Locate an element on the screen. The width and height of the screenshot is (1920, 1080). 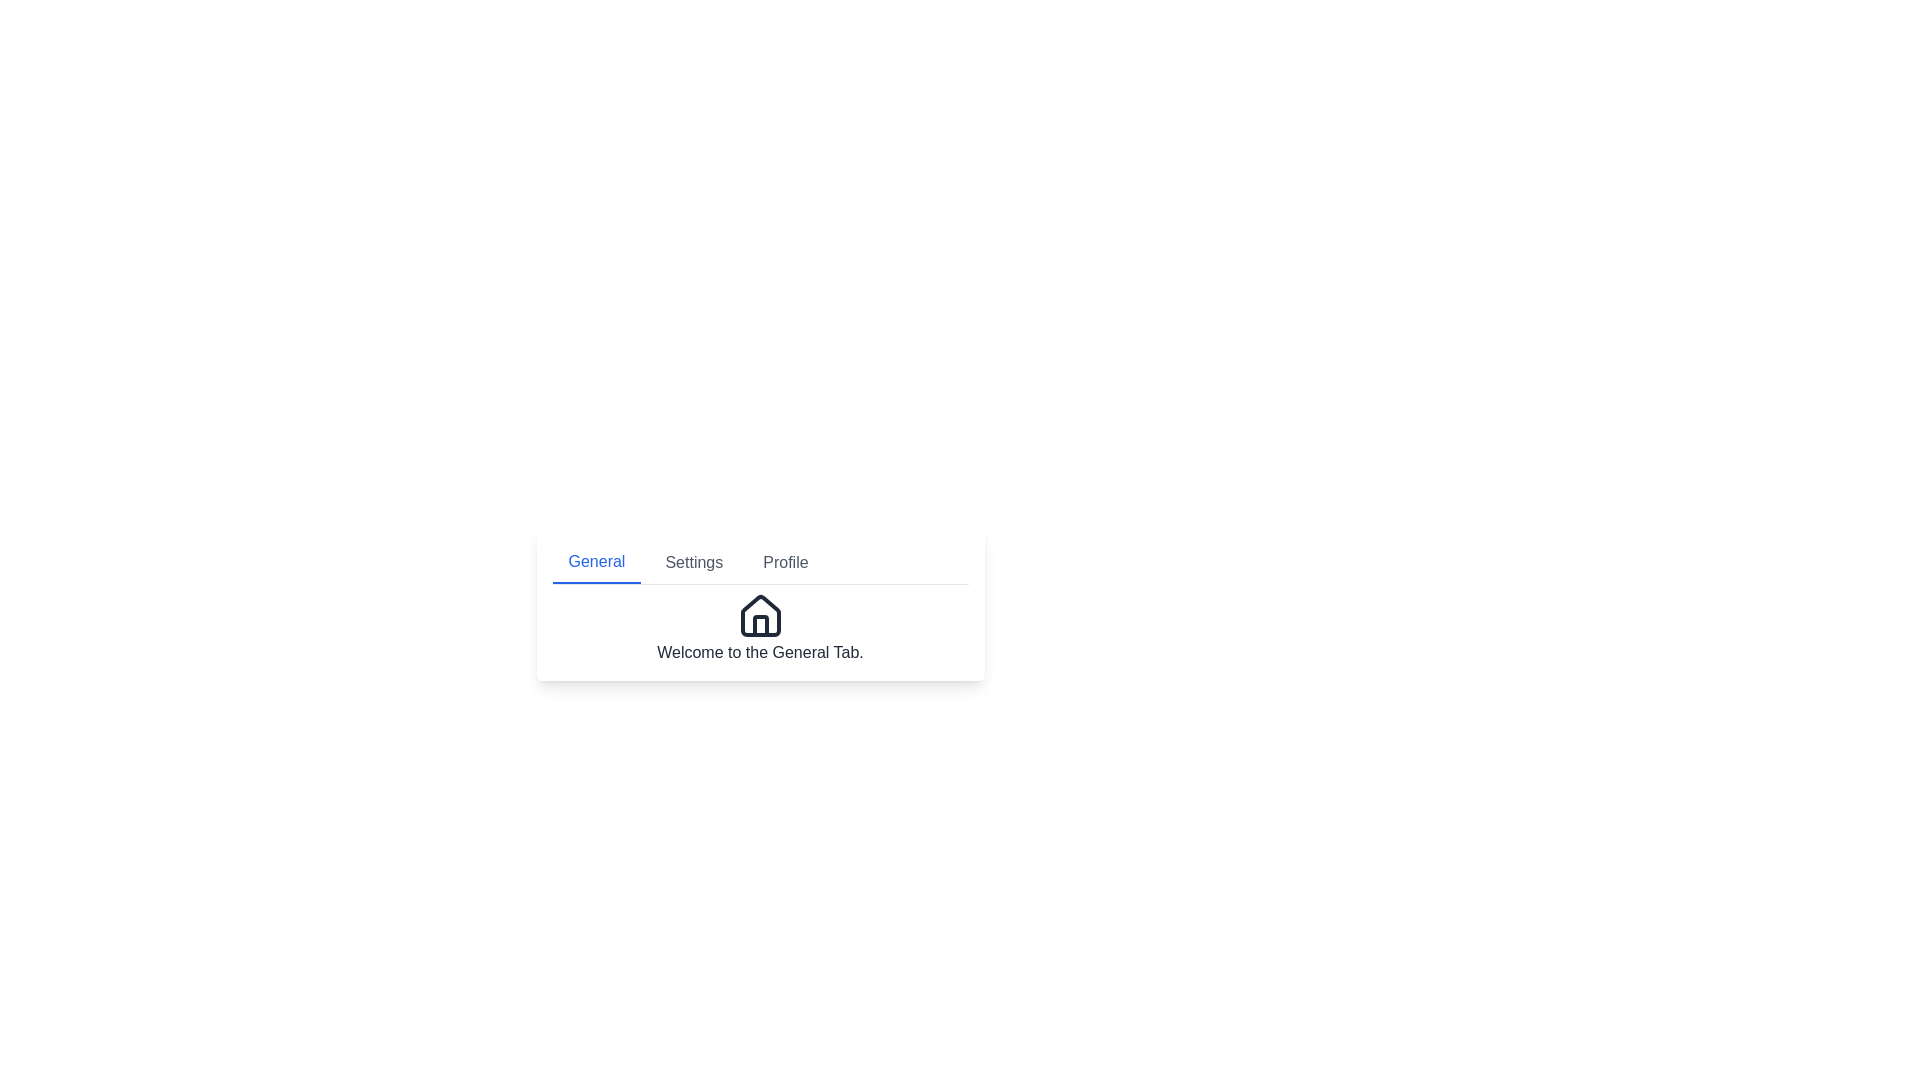
the Static Content Block that indicates the currently selected 'General' tab, which includes a house icon and a welcoming message is located at coordinates (759, 627).